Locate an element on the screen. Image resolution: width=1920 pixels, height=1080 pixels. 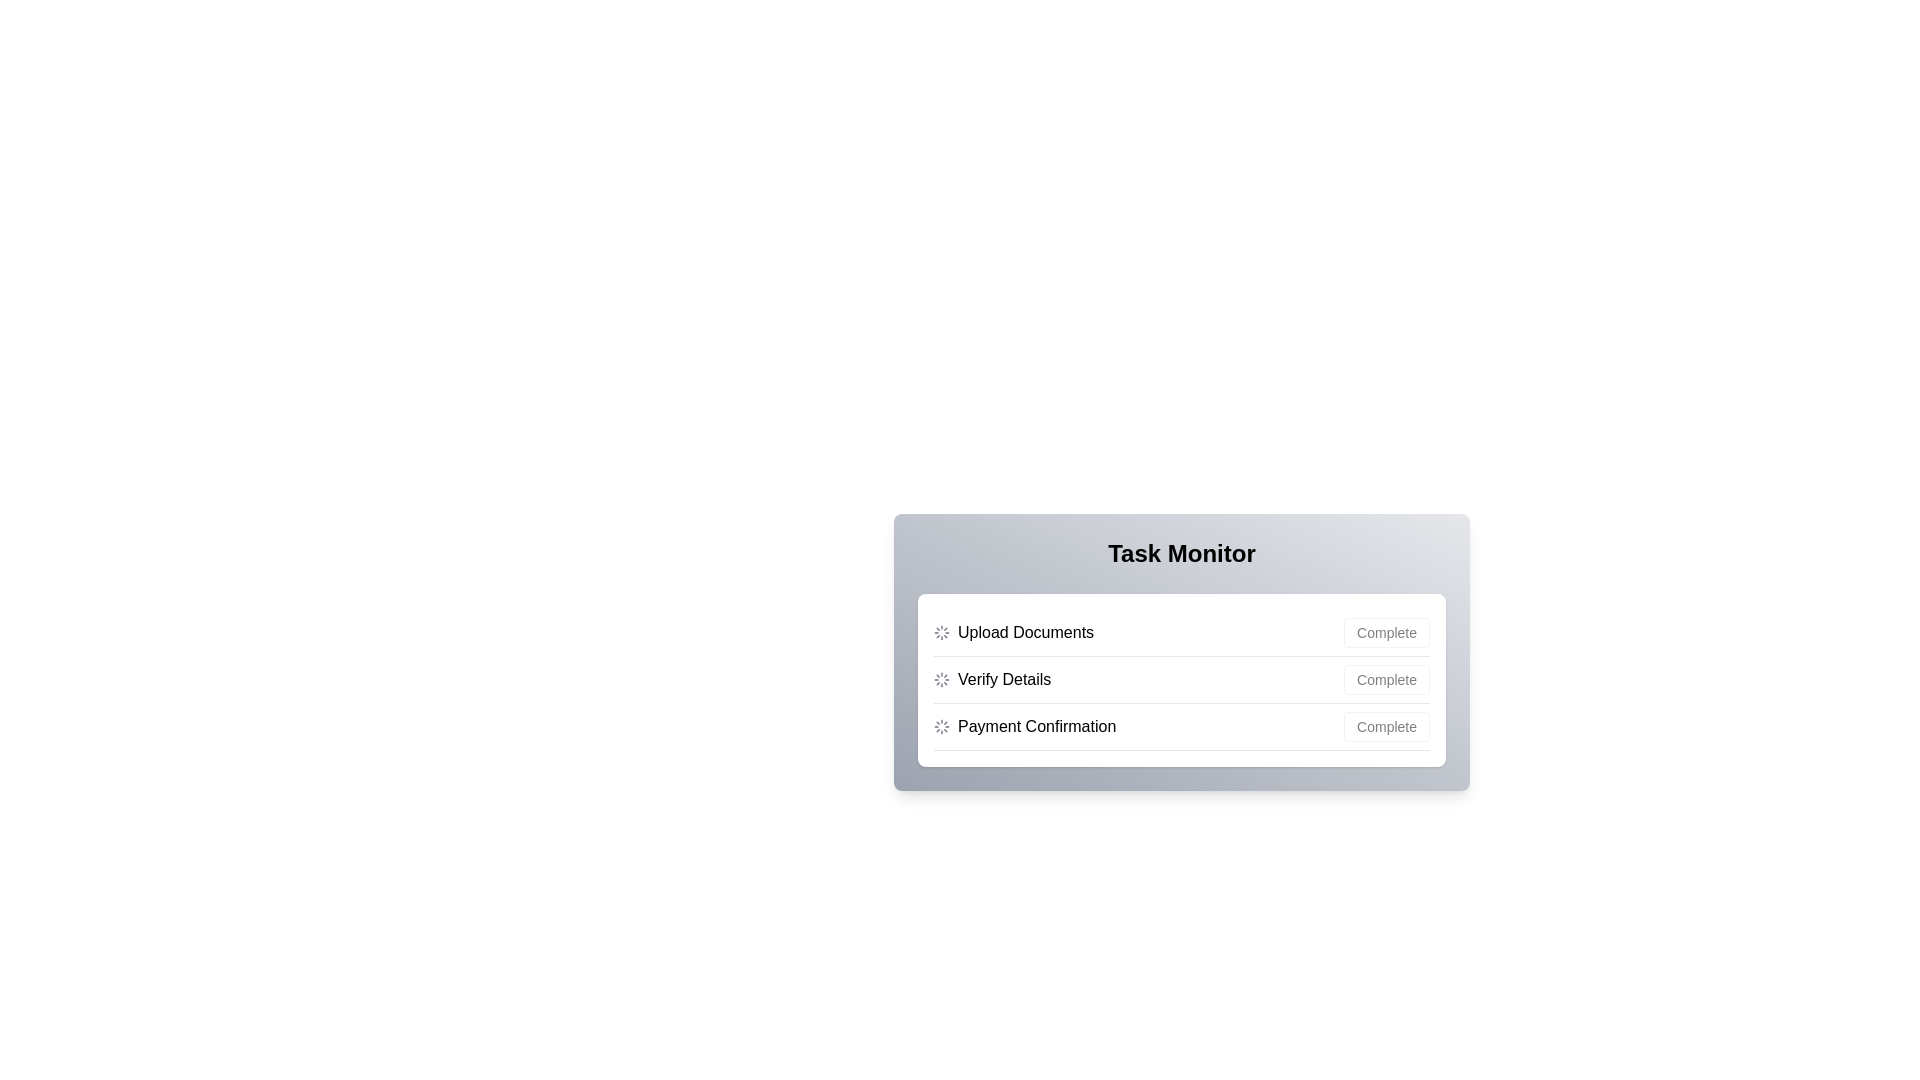
the loader icon next to the 'Payment Confirmation' label in the 'Task Monitor' section to understand the task progress is located at coordinates (1025, 726).